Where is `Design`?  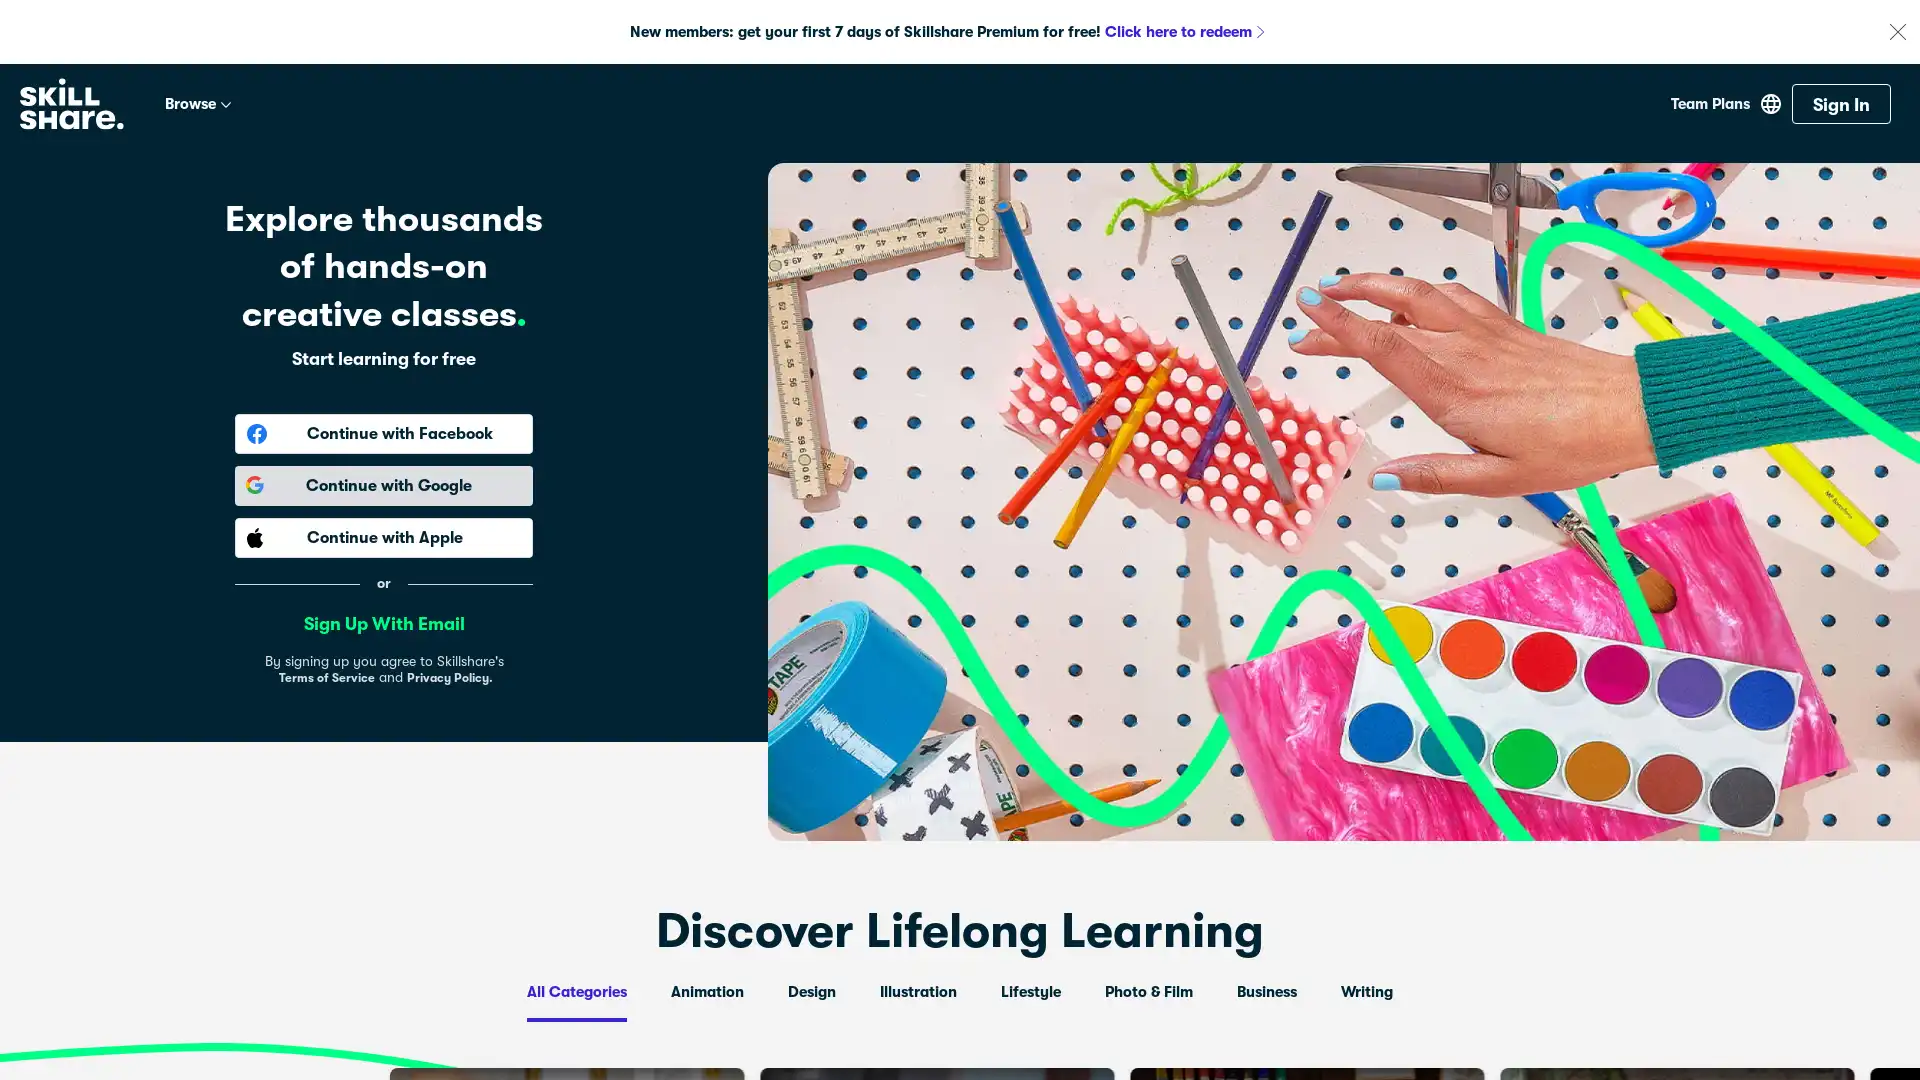 Design is located at coordinates (811, 998).